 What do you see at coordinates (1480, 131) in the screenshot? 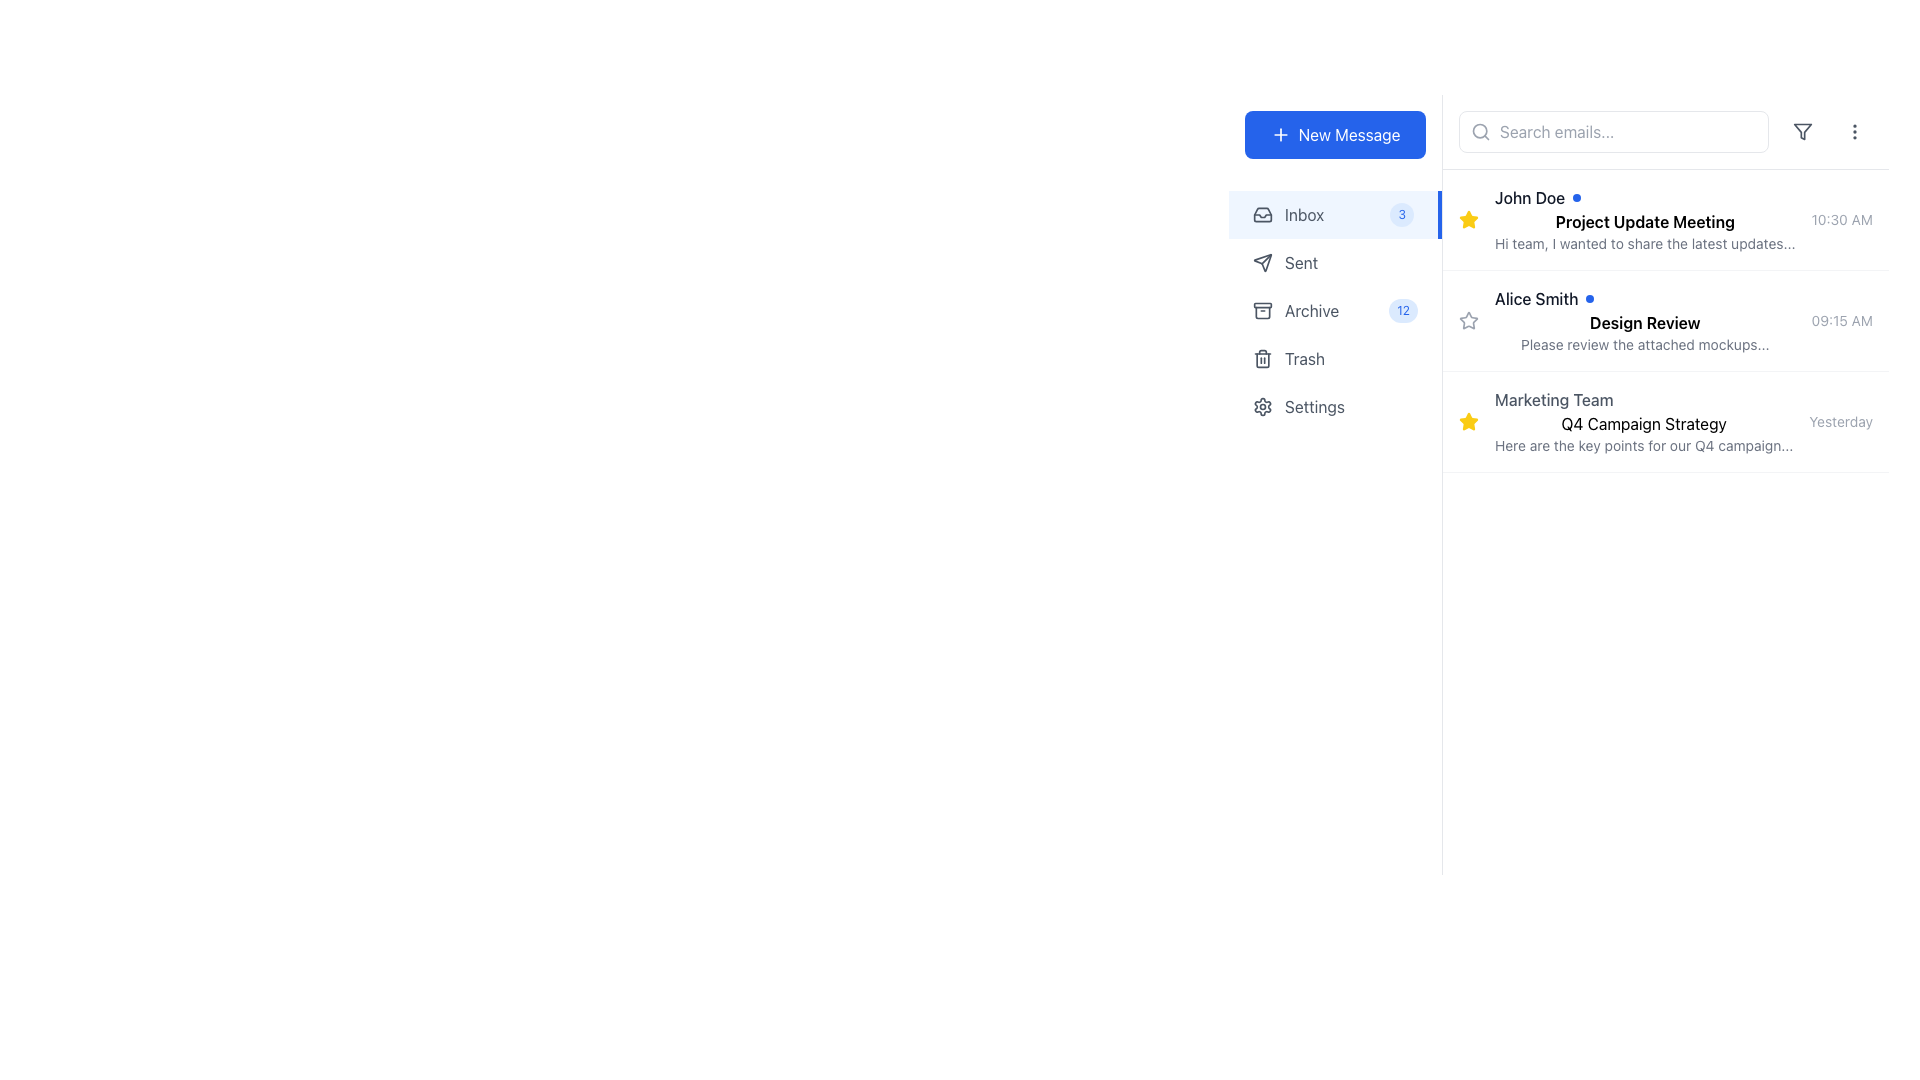
I see `the circular search icon located to the left of the search bar at the top of the email list section, which is depicted as a magnifying glass and has a grayish tone` at bounding box center [1480, 131].